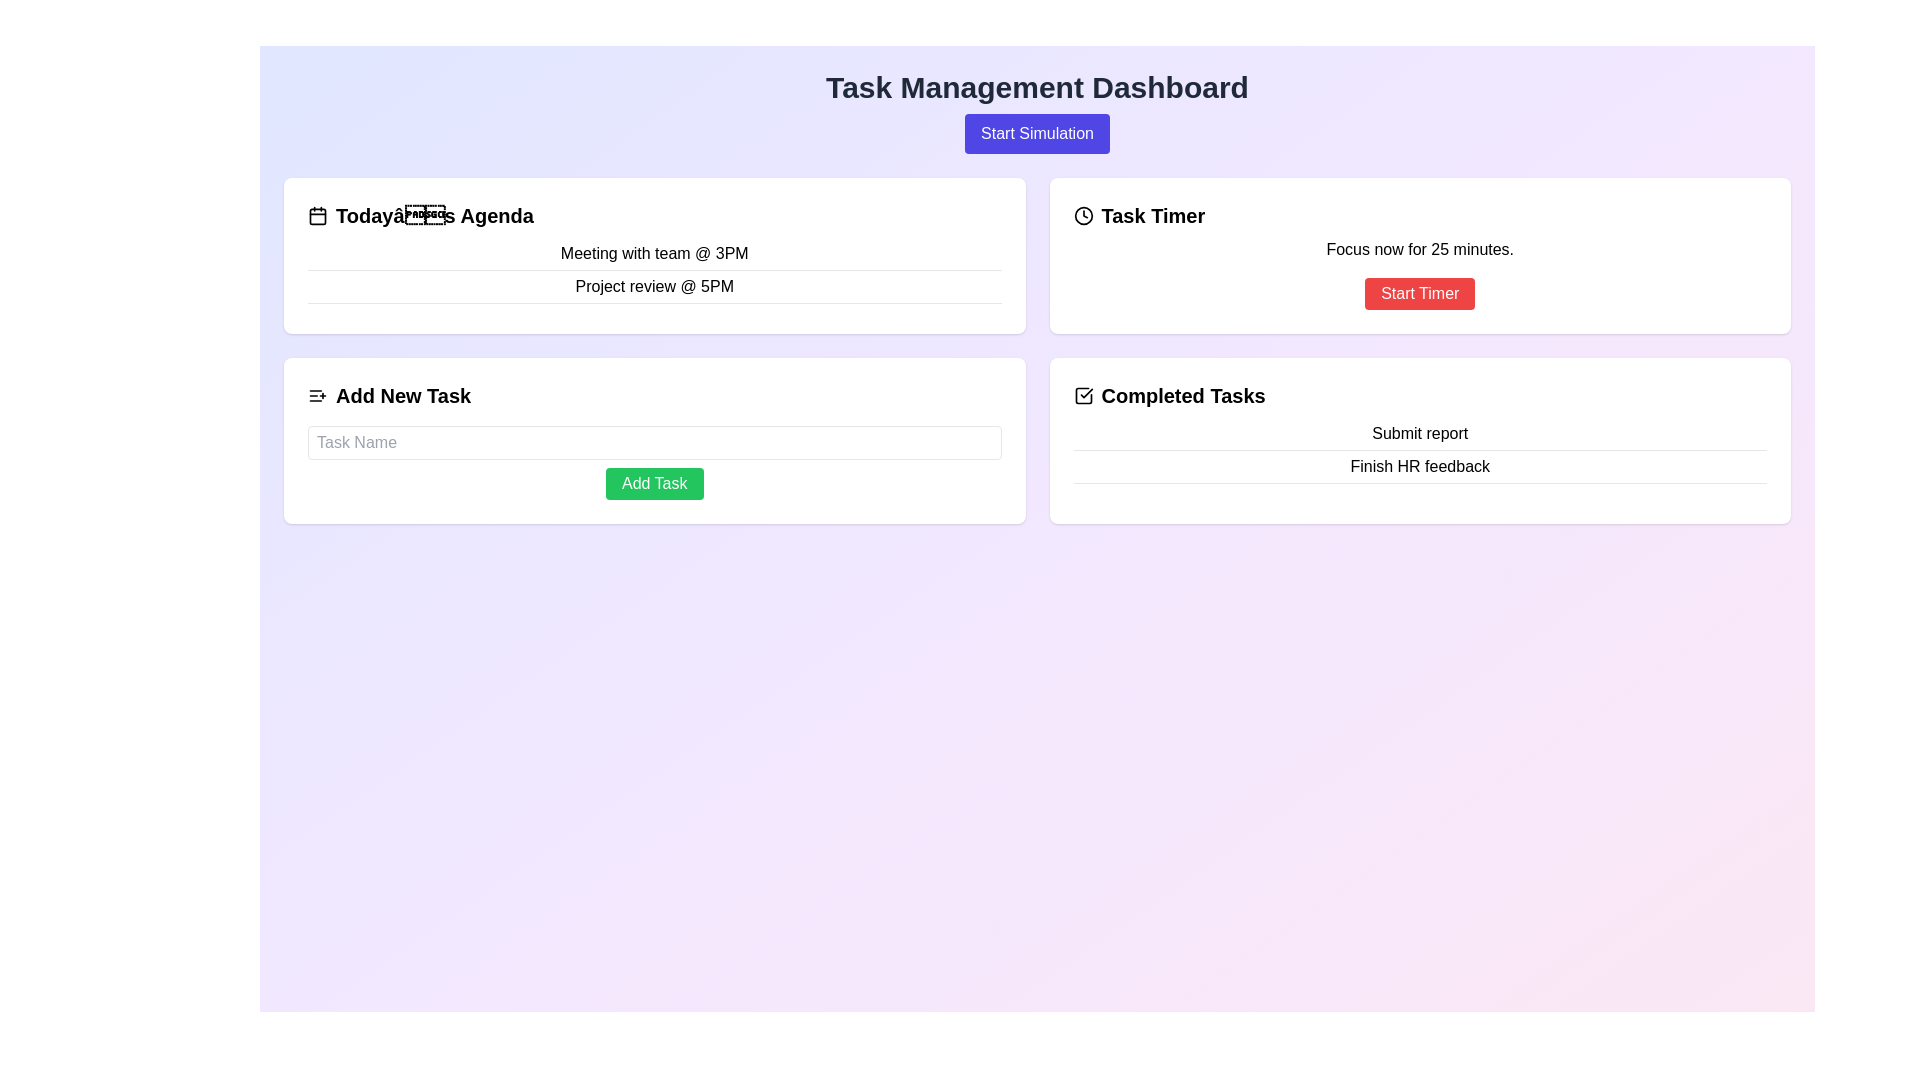  What do you see at coordinates (1419, 467) in the screenshot?
I see `the text element labeled 'Finish HR feedback,' which is the second task in the 'Completed Tasks' section, positioned below 'Submit report.'` at bounding box center [1419, 467].